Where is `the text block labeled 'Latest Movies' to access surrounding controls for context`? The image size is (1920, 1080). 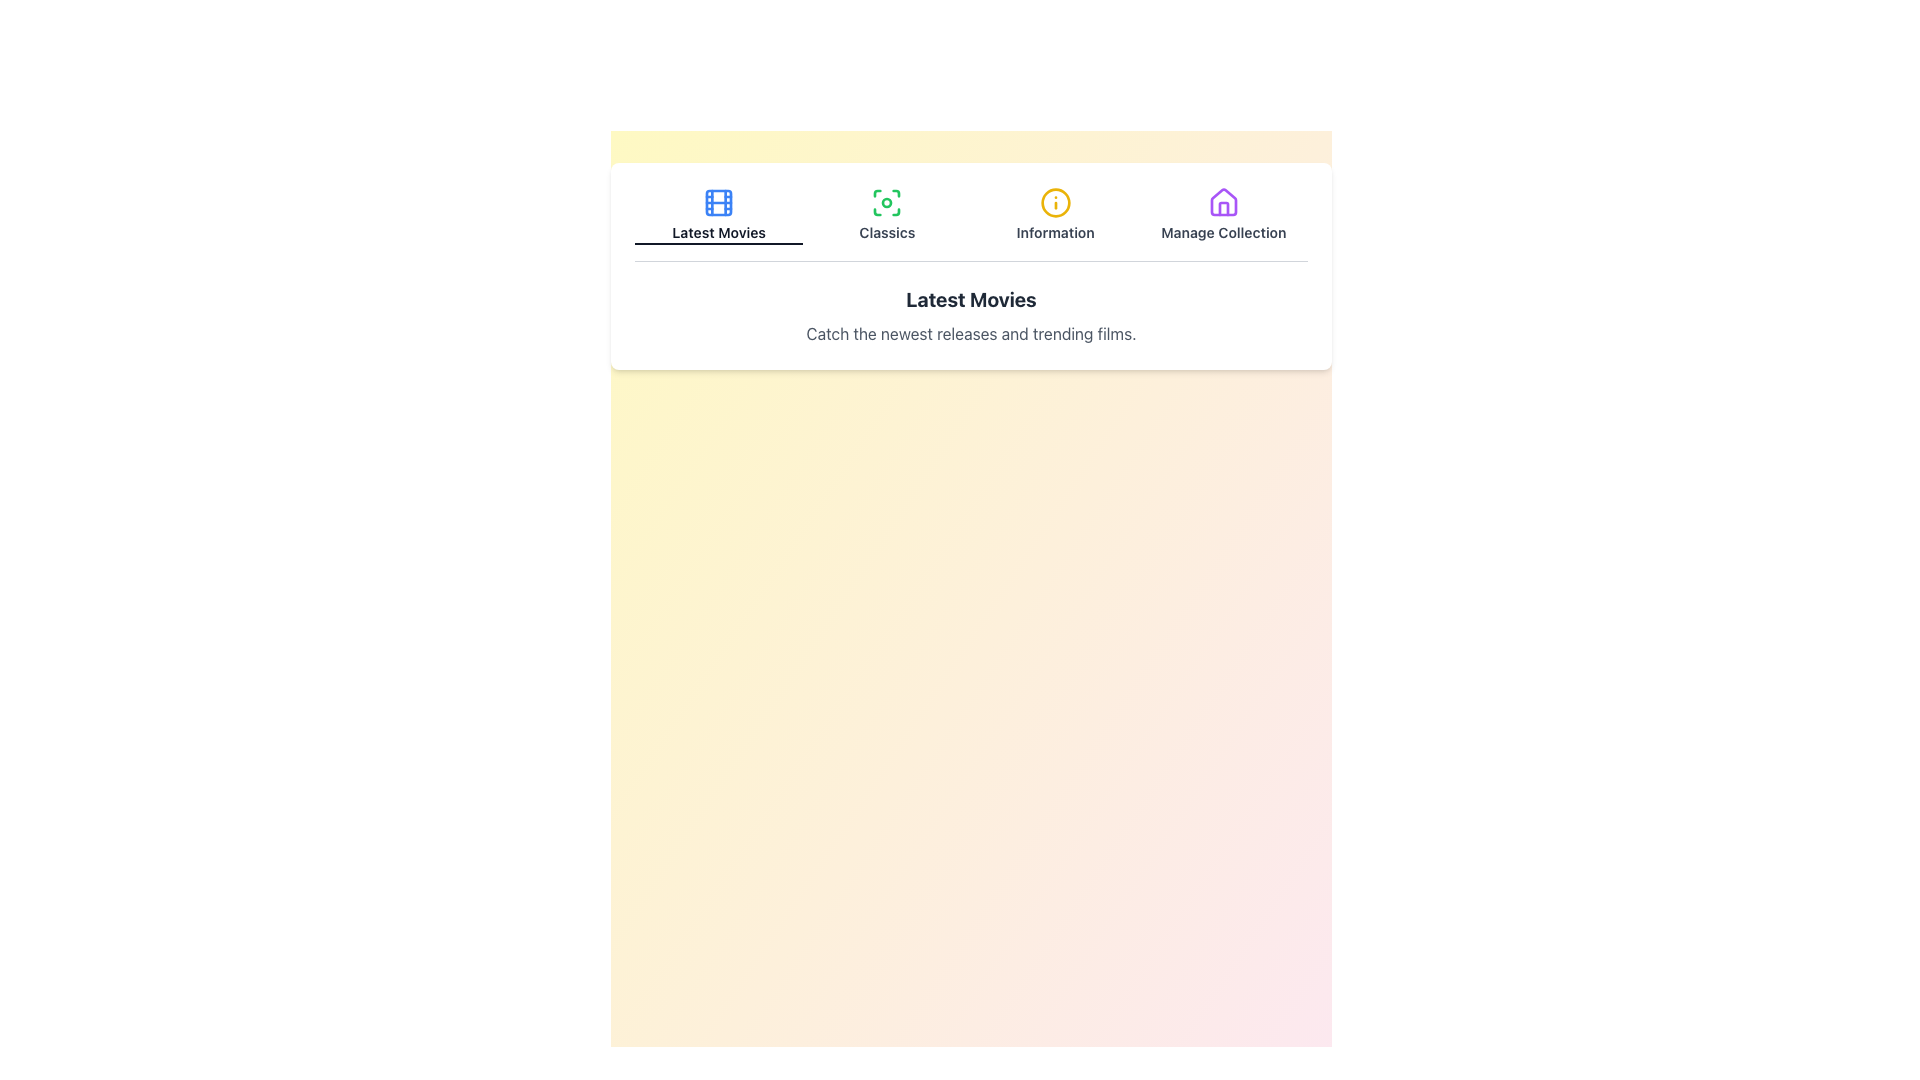 the text block labeled 'Latest Movies' to access surrounding controls for context is located at coordinates (971, 315).